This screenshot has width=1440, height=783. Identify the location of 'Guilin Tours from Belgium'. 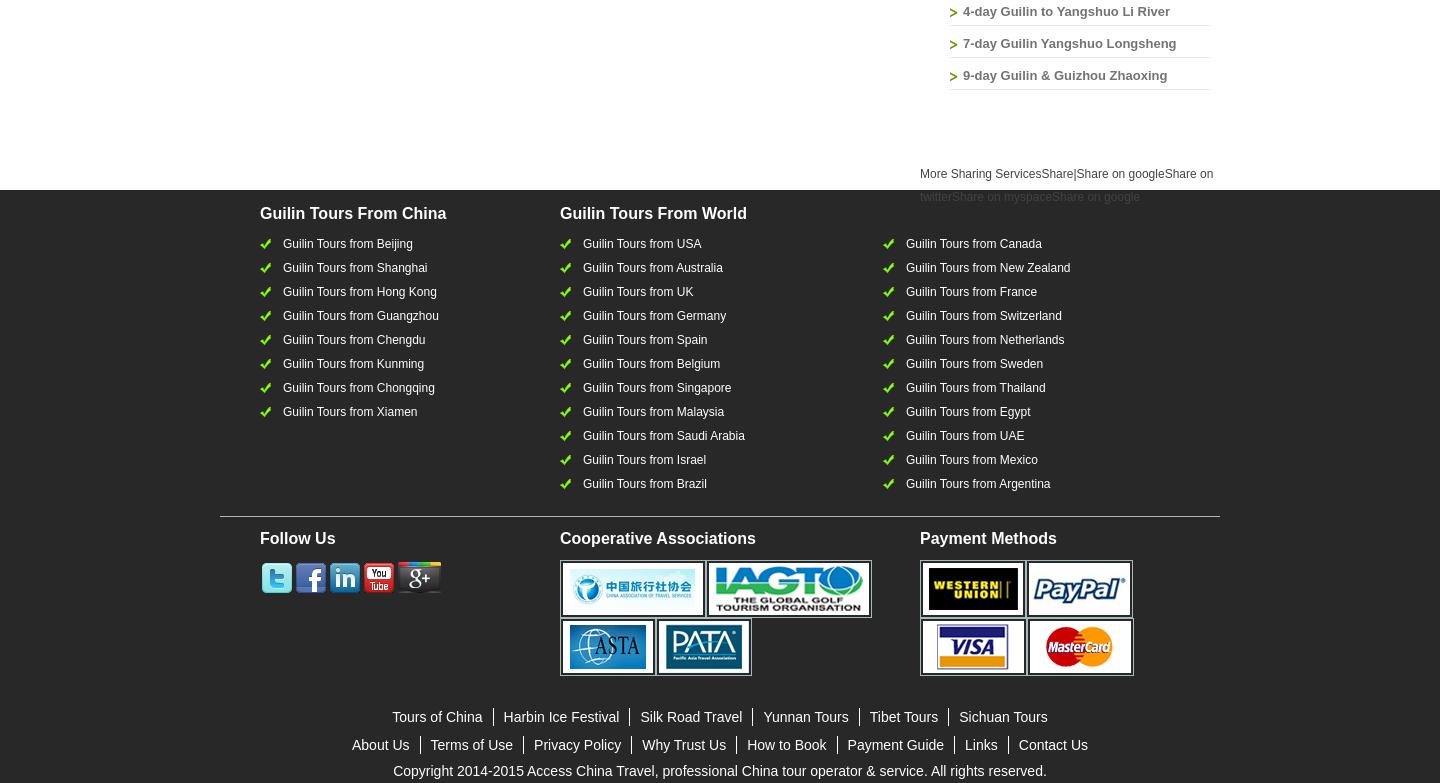
(650, 364).